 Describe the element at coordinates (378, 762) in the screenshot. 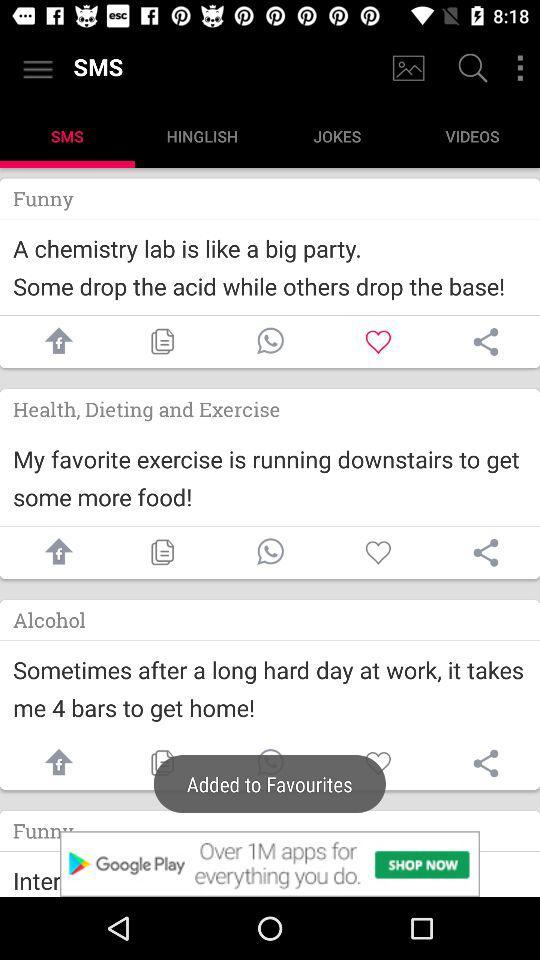

I see `favorite` at that location.